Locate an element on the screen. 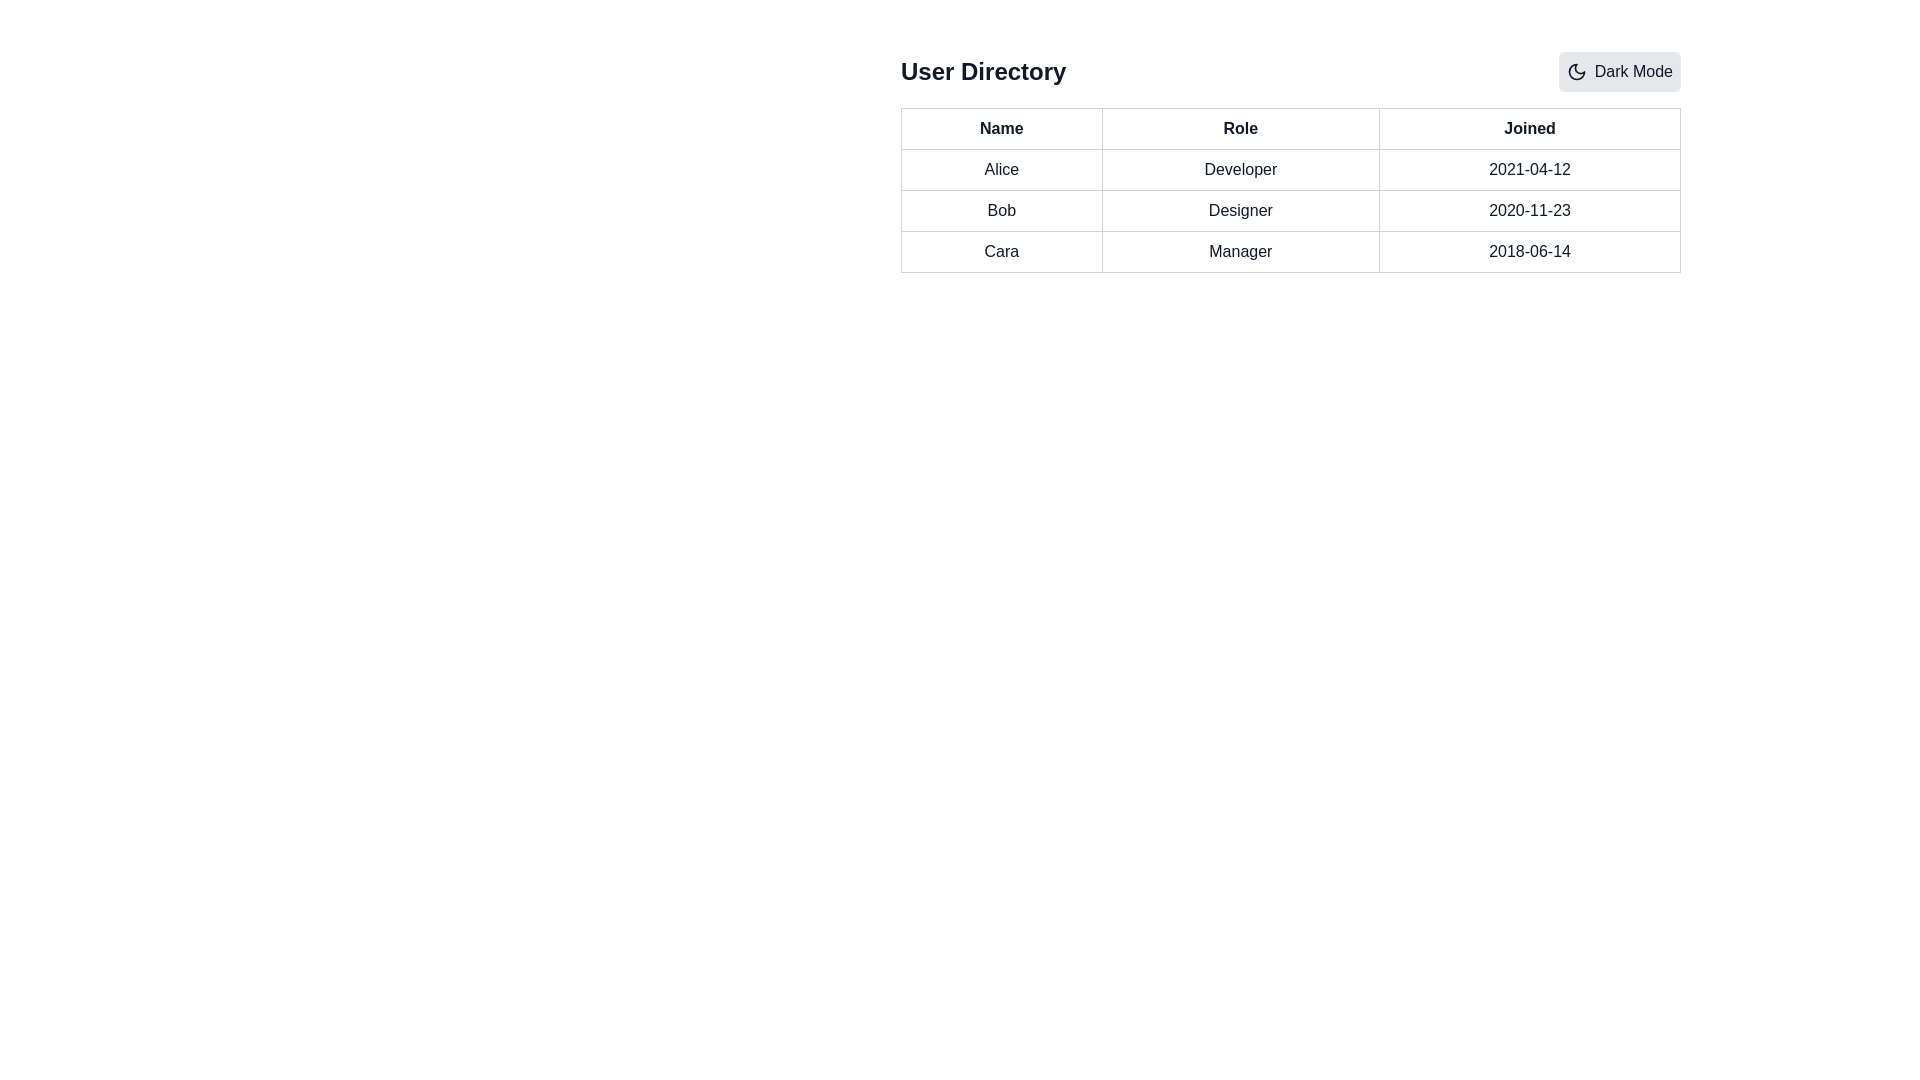 The width and height of the screenshot is (1920, 1080). the table cell displaying the role 'Manager' for the user 'Cara' is located at coordinates (1238, 250).